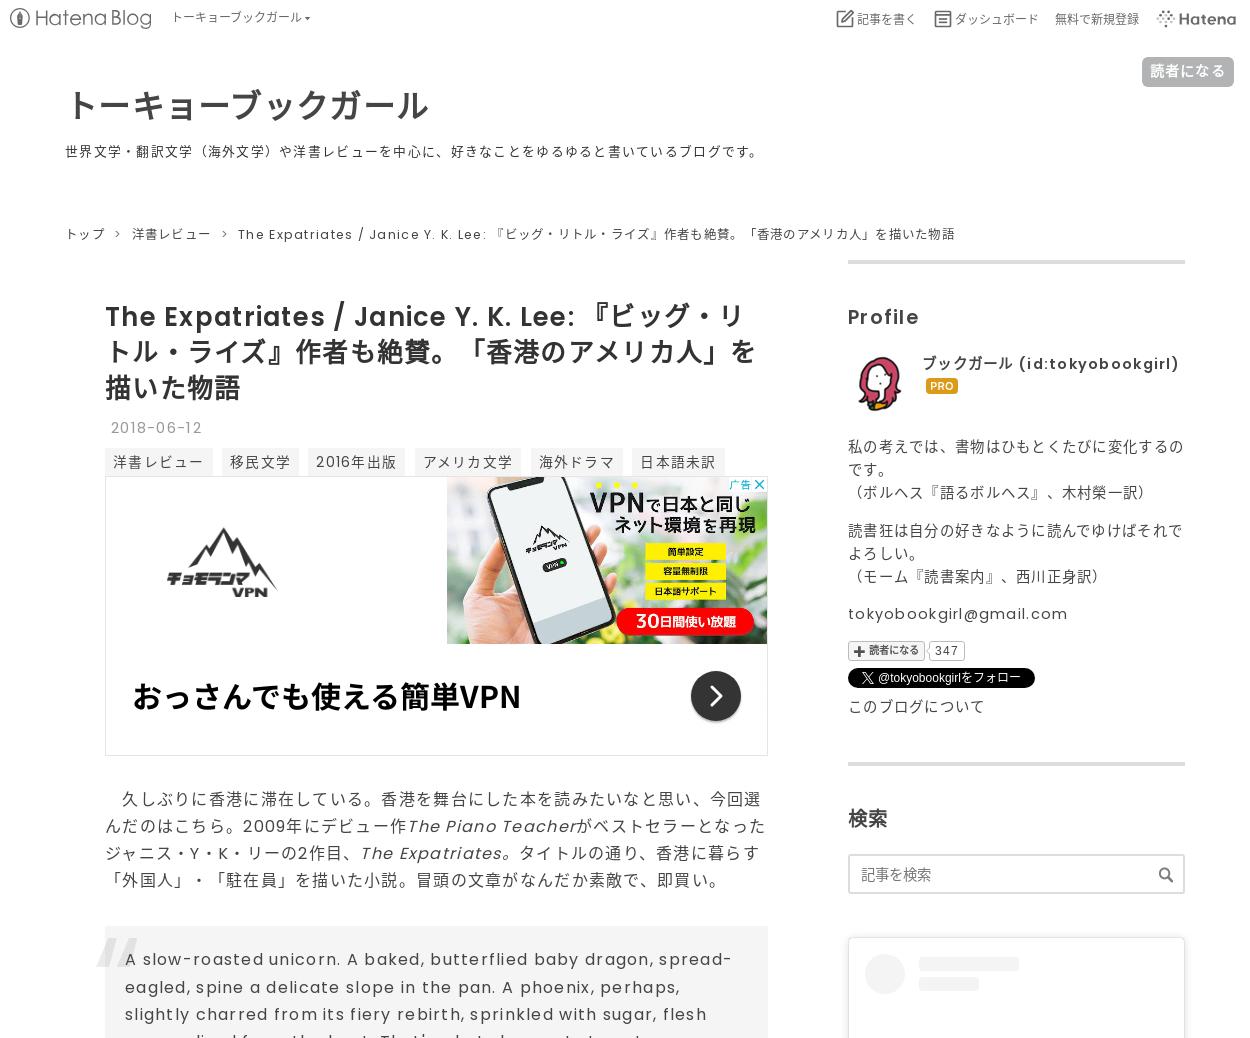  What do you see at coordinates (129, 426) in the screenshot?
I see `'2018'` at bounding box center [129, 426].